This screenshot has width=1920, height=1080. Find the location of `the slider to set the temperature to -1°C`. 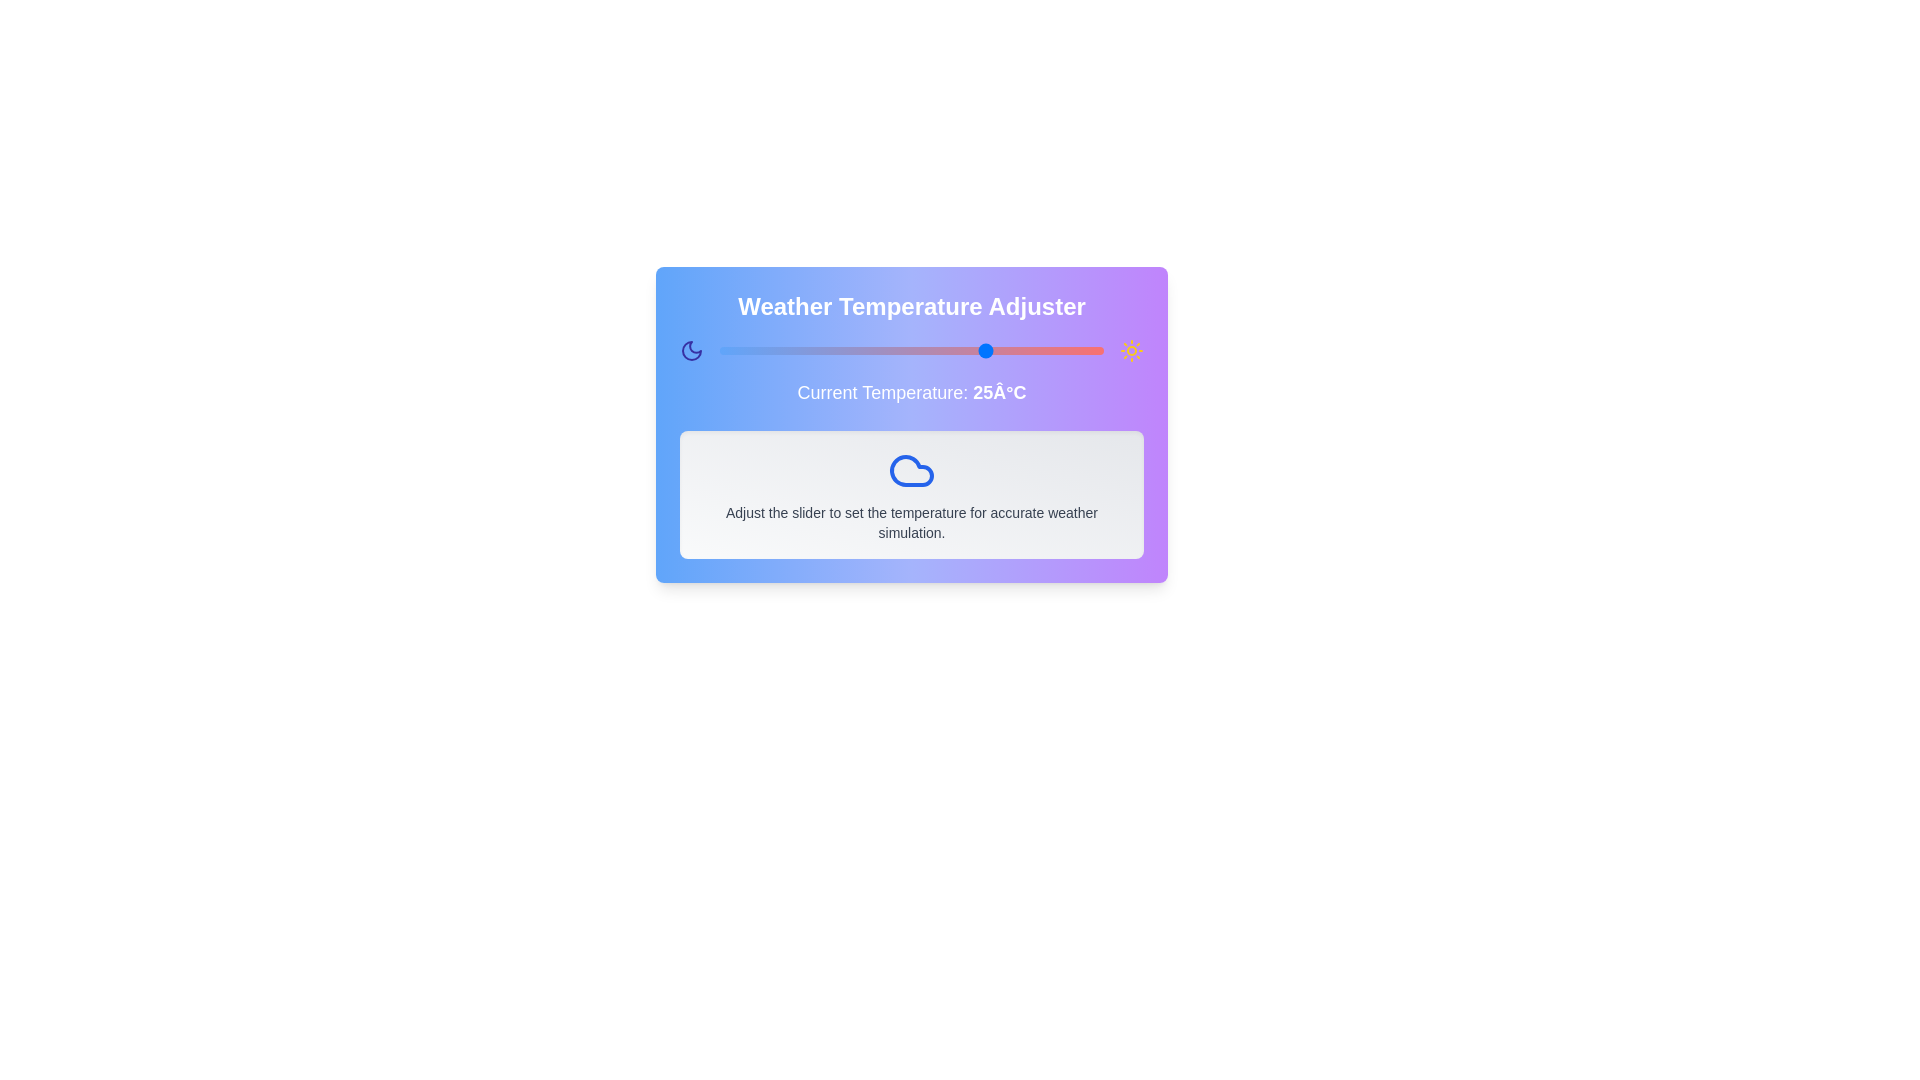

the slider to set the temperature to -1°C is located at coordinates (788, 350).